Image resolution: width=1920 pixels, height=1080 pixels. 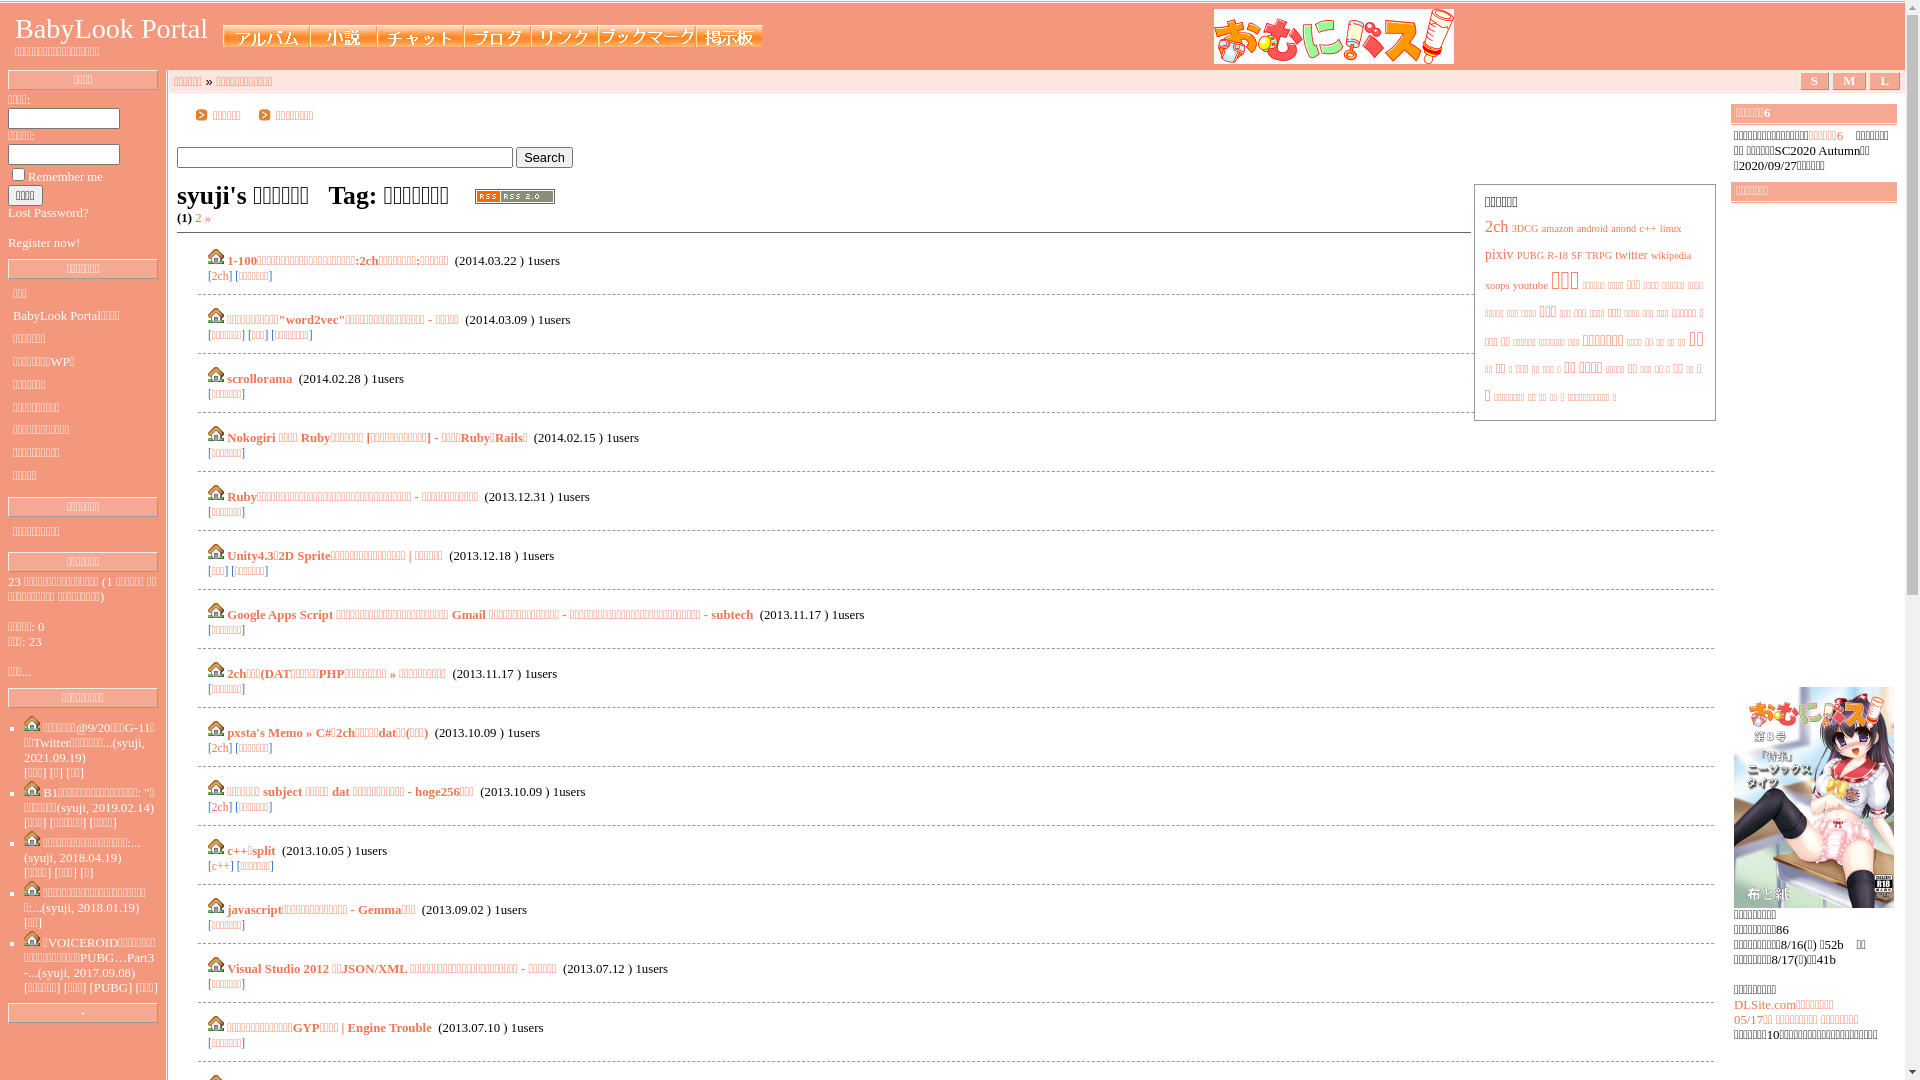 I want to click on '2ch', so click(x=220, y=805).